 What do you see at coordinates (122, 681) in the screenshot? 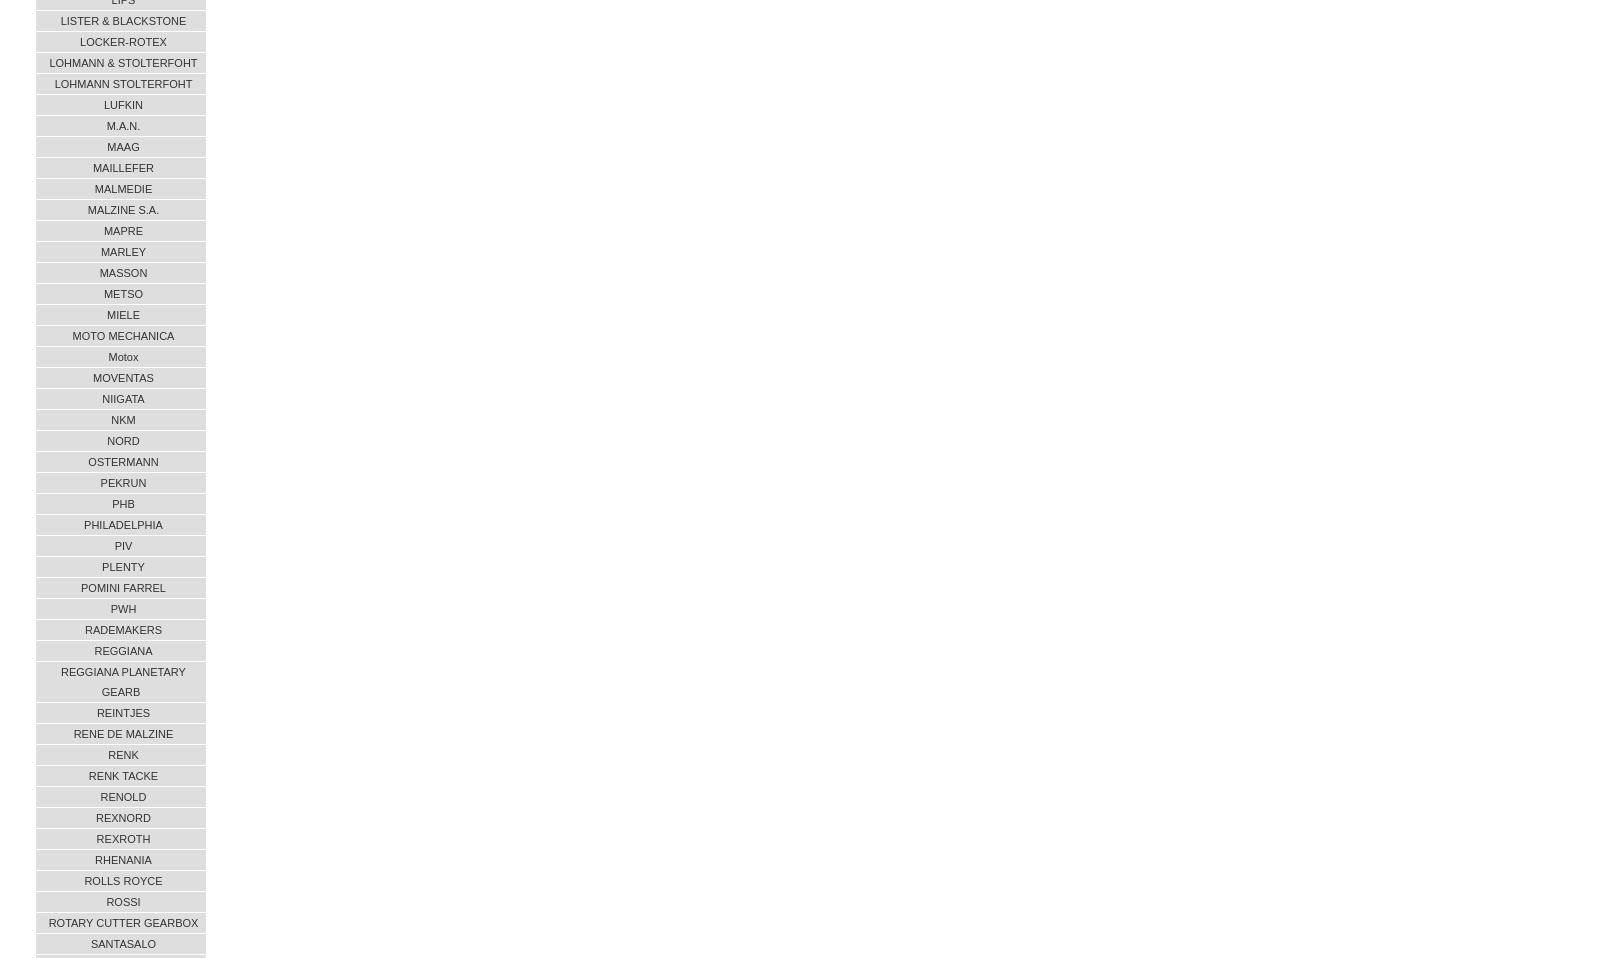
I see `'REGGIANA PLANETARY GEARB'` at bounding box center [122, 681].